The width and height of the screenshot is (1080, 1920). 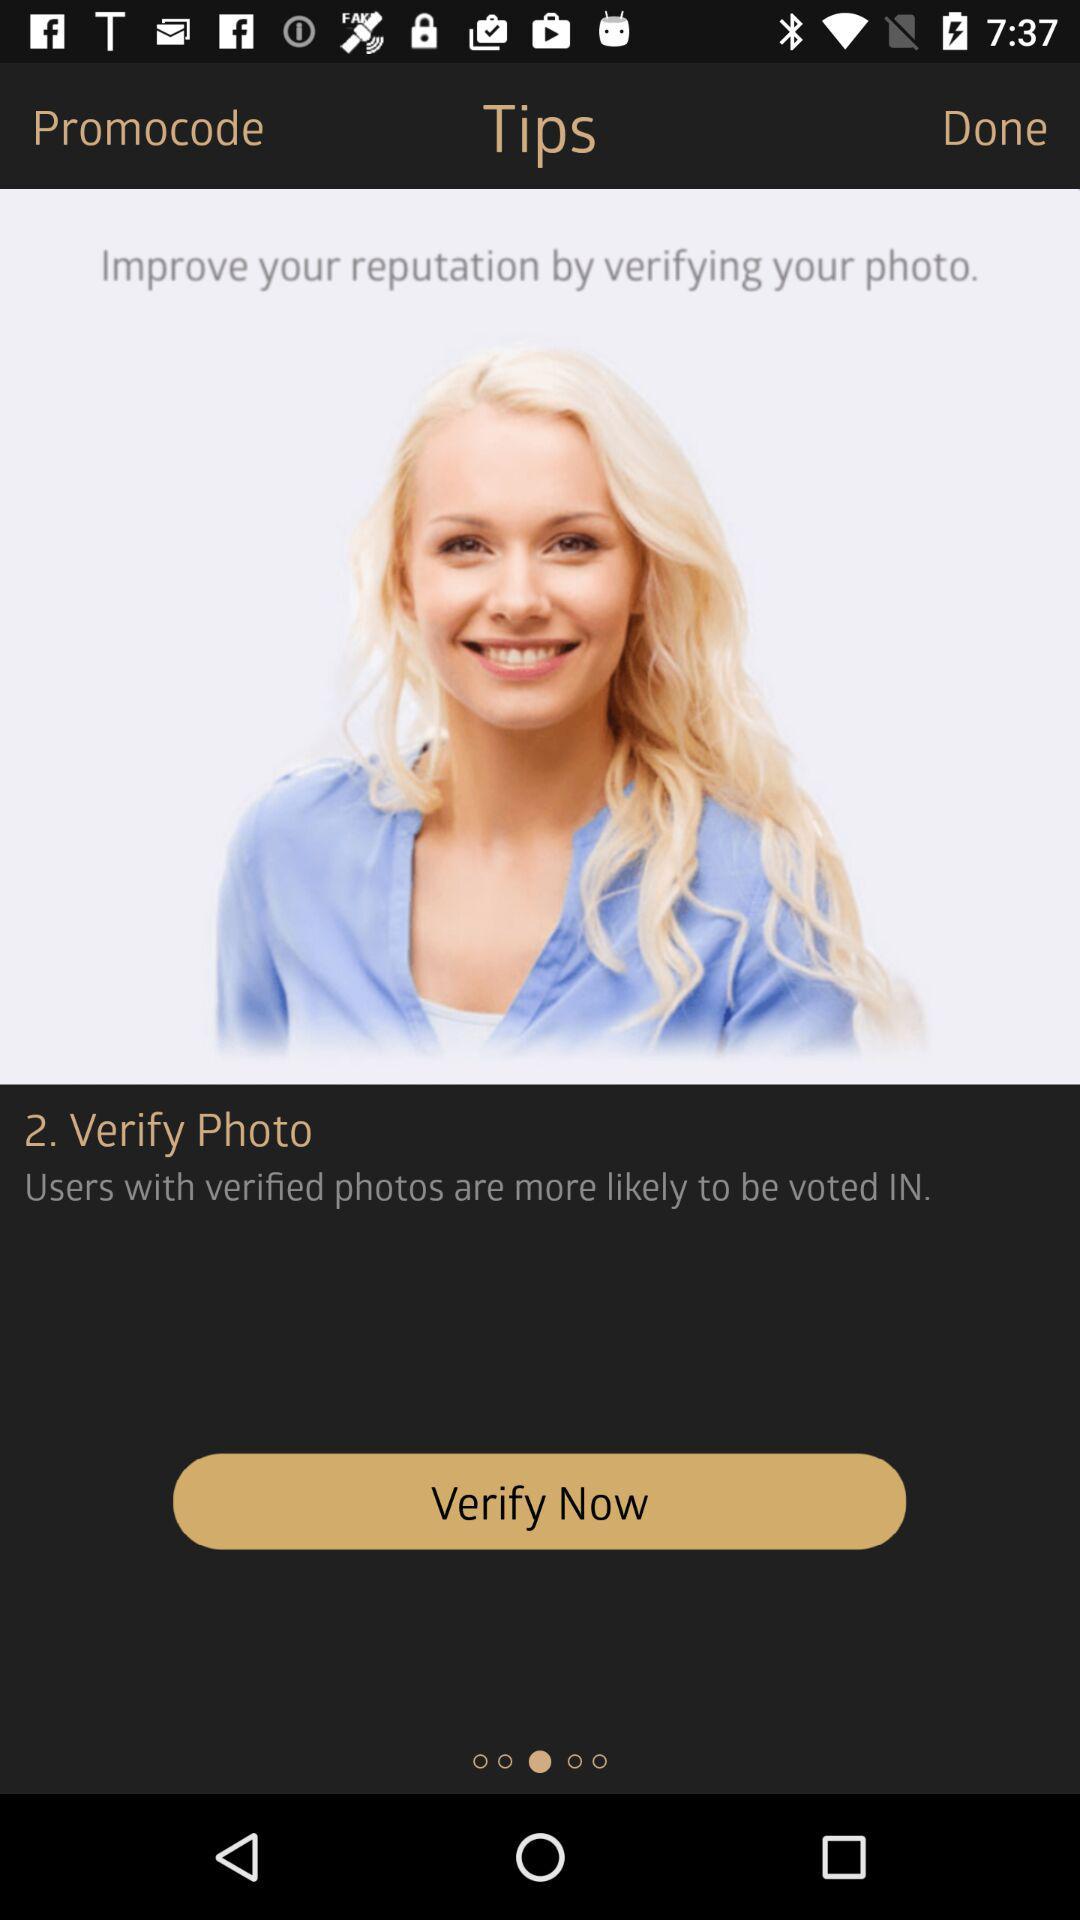 I want to click on icon below the users with verified, so click(x=540, y=1501).